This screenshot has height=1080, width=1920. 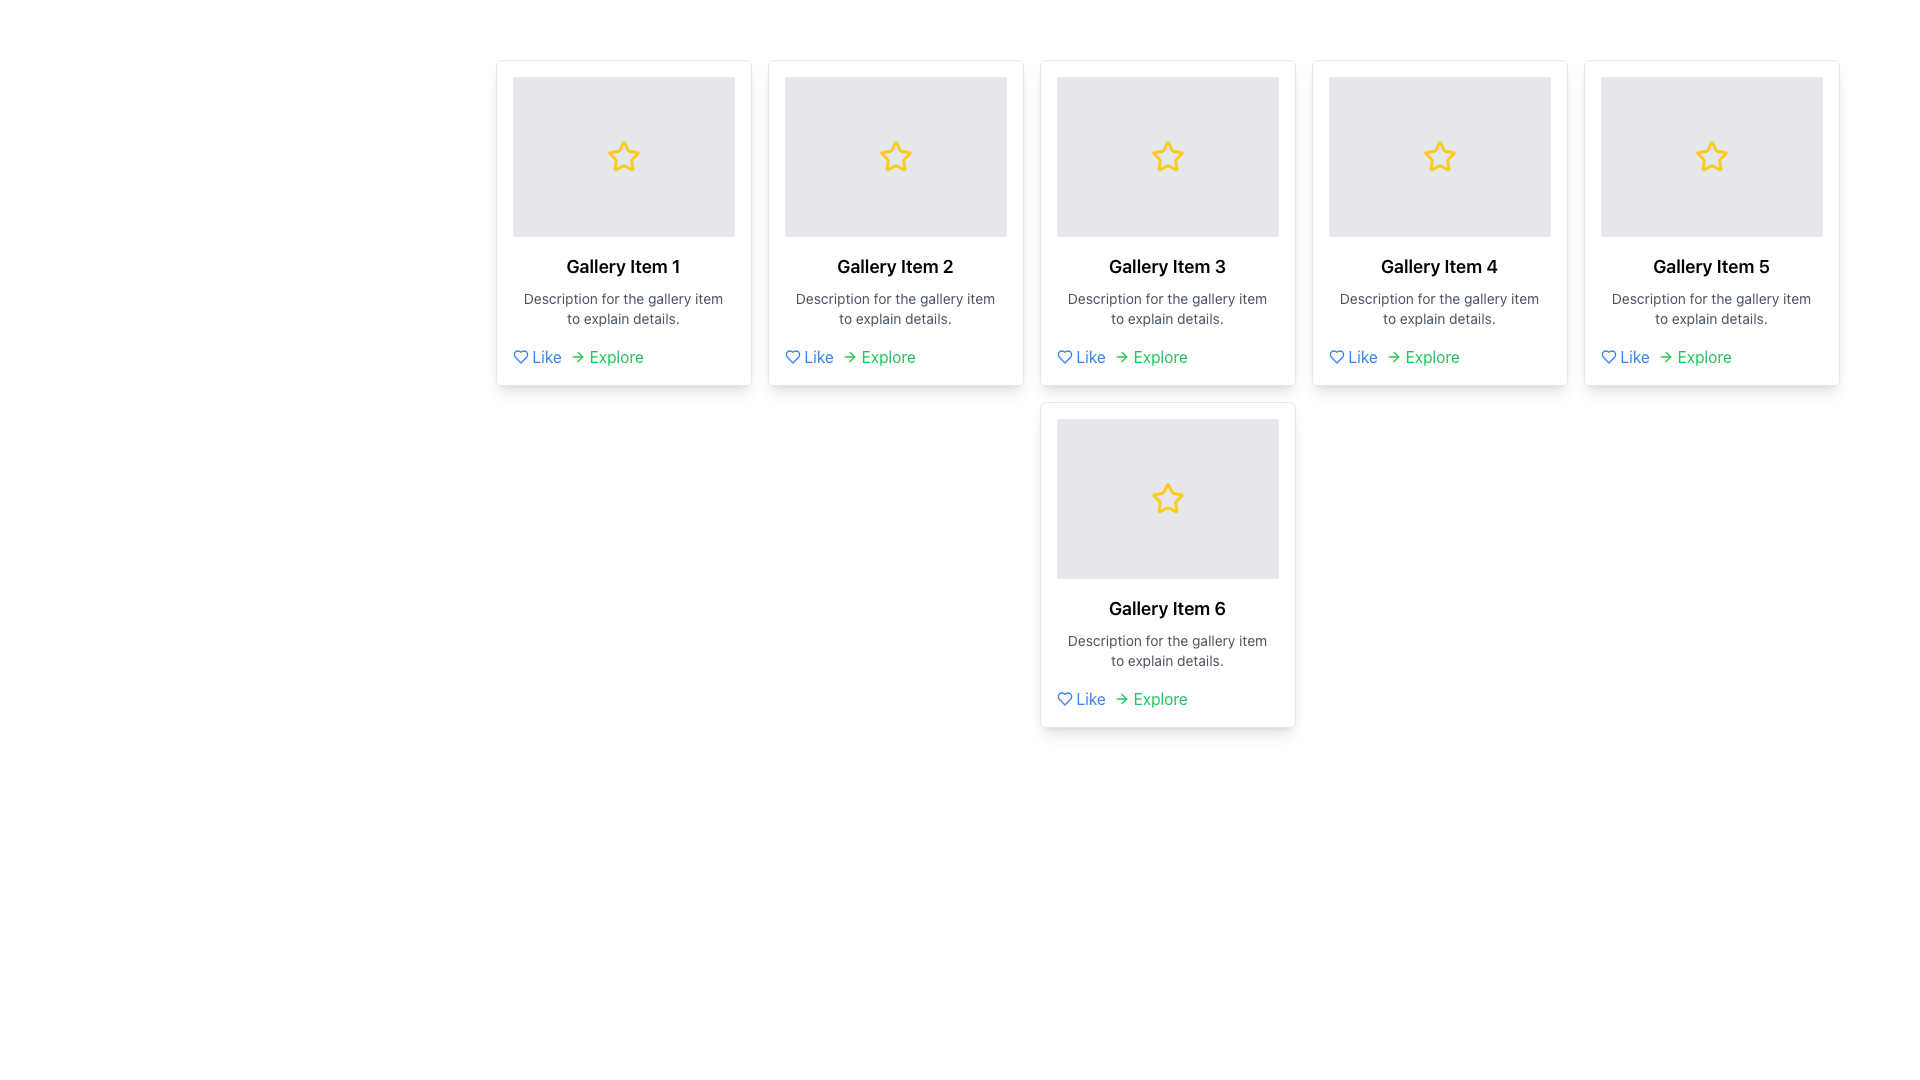 What do you see at coordinates (809, 356) in the screenshot?
I see `the heart icon located in the footer of the second gallery card in the first row, which is the first interactive option preceding the 'Explore' link` at bounding box center [809, 356].